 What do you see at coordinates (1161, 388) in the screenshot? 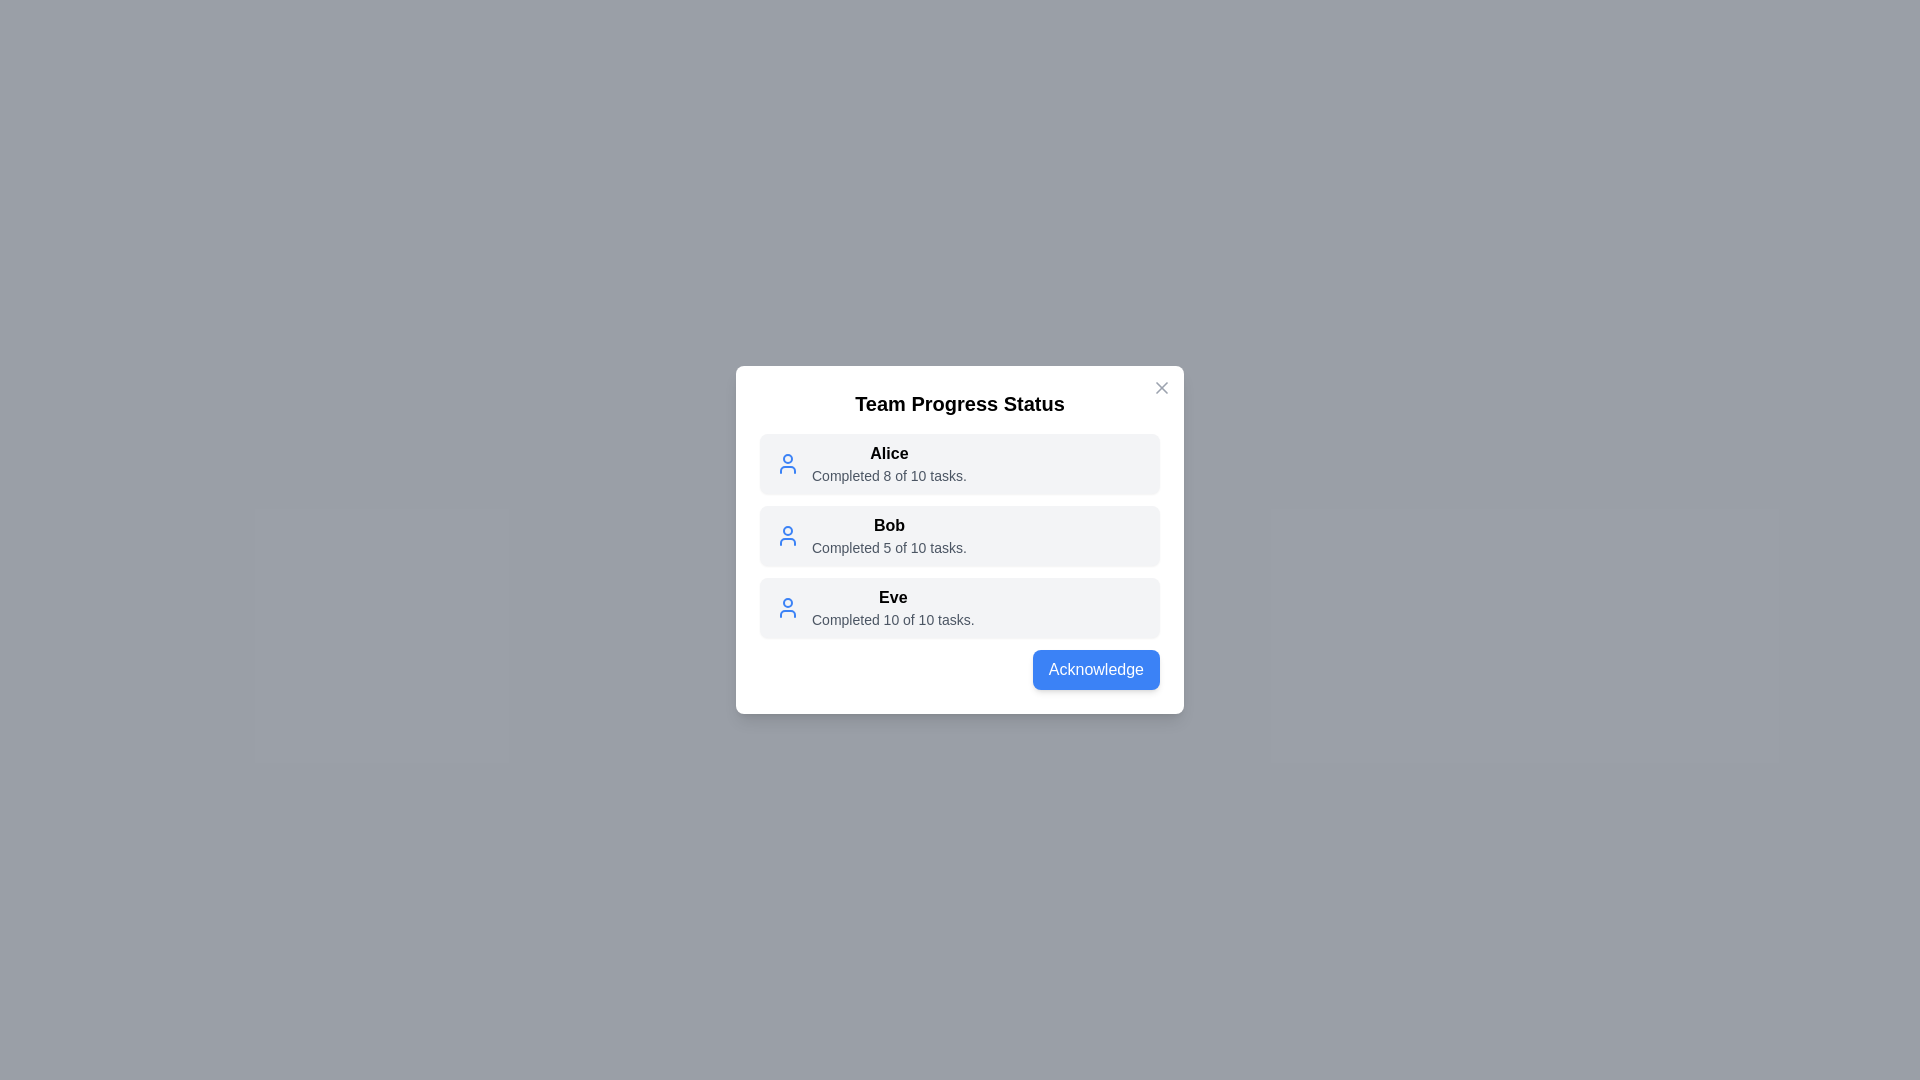
I see `close button in the top-right corner of the dialog` at bounding box center [1161, 388].